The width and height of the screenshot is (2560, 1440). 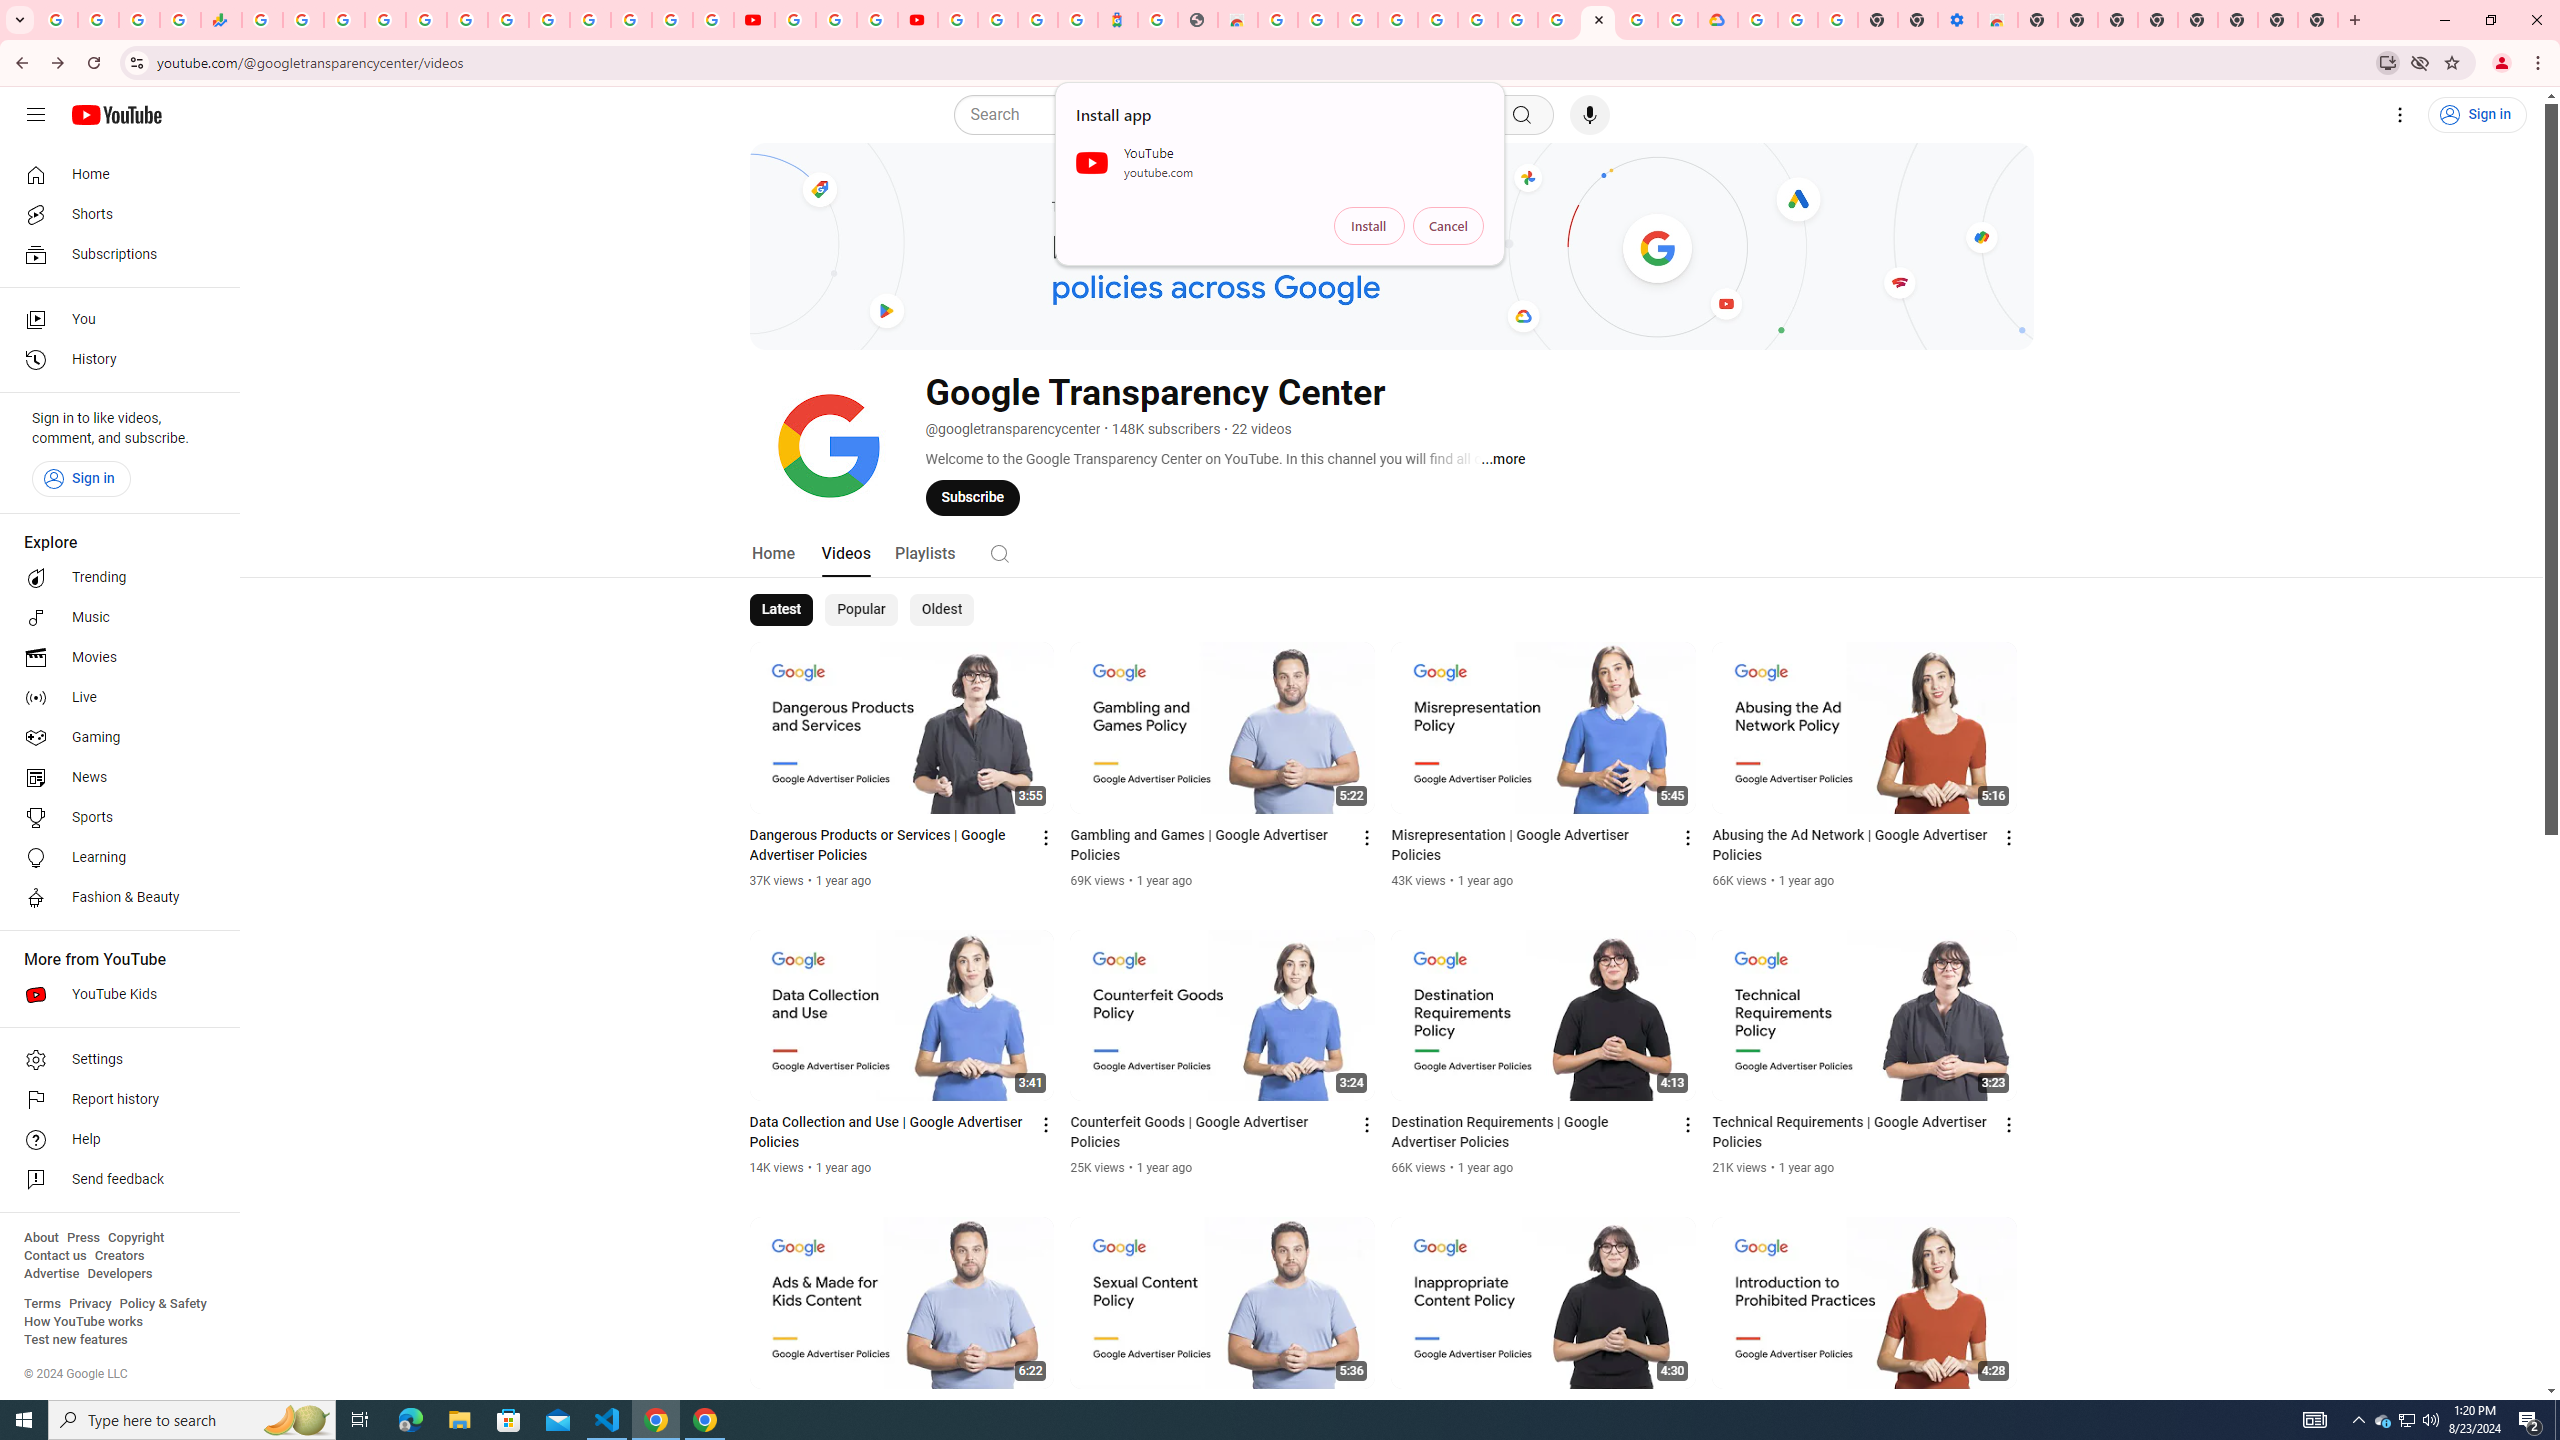 What do you see at coordinates (113, 578) in the screenshot?
I see `'Trending'` at bounding box center [113, 578].